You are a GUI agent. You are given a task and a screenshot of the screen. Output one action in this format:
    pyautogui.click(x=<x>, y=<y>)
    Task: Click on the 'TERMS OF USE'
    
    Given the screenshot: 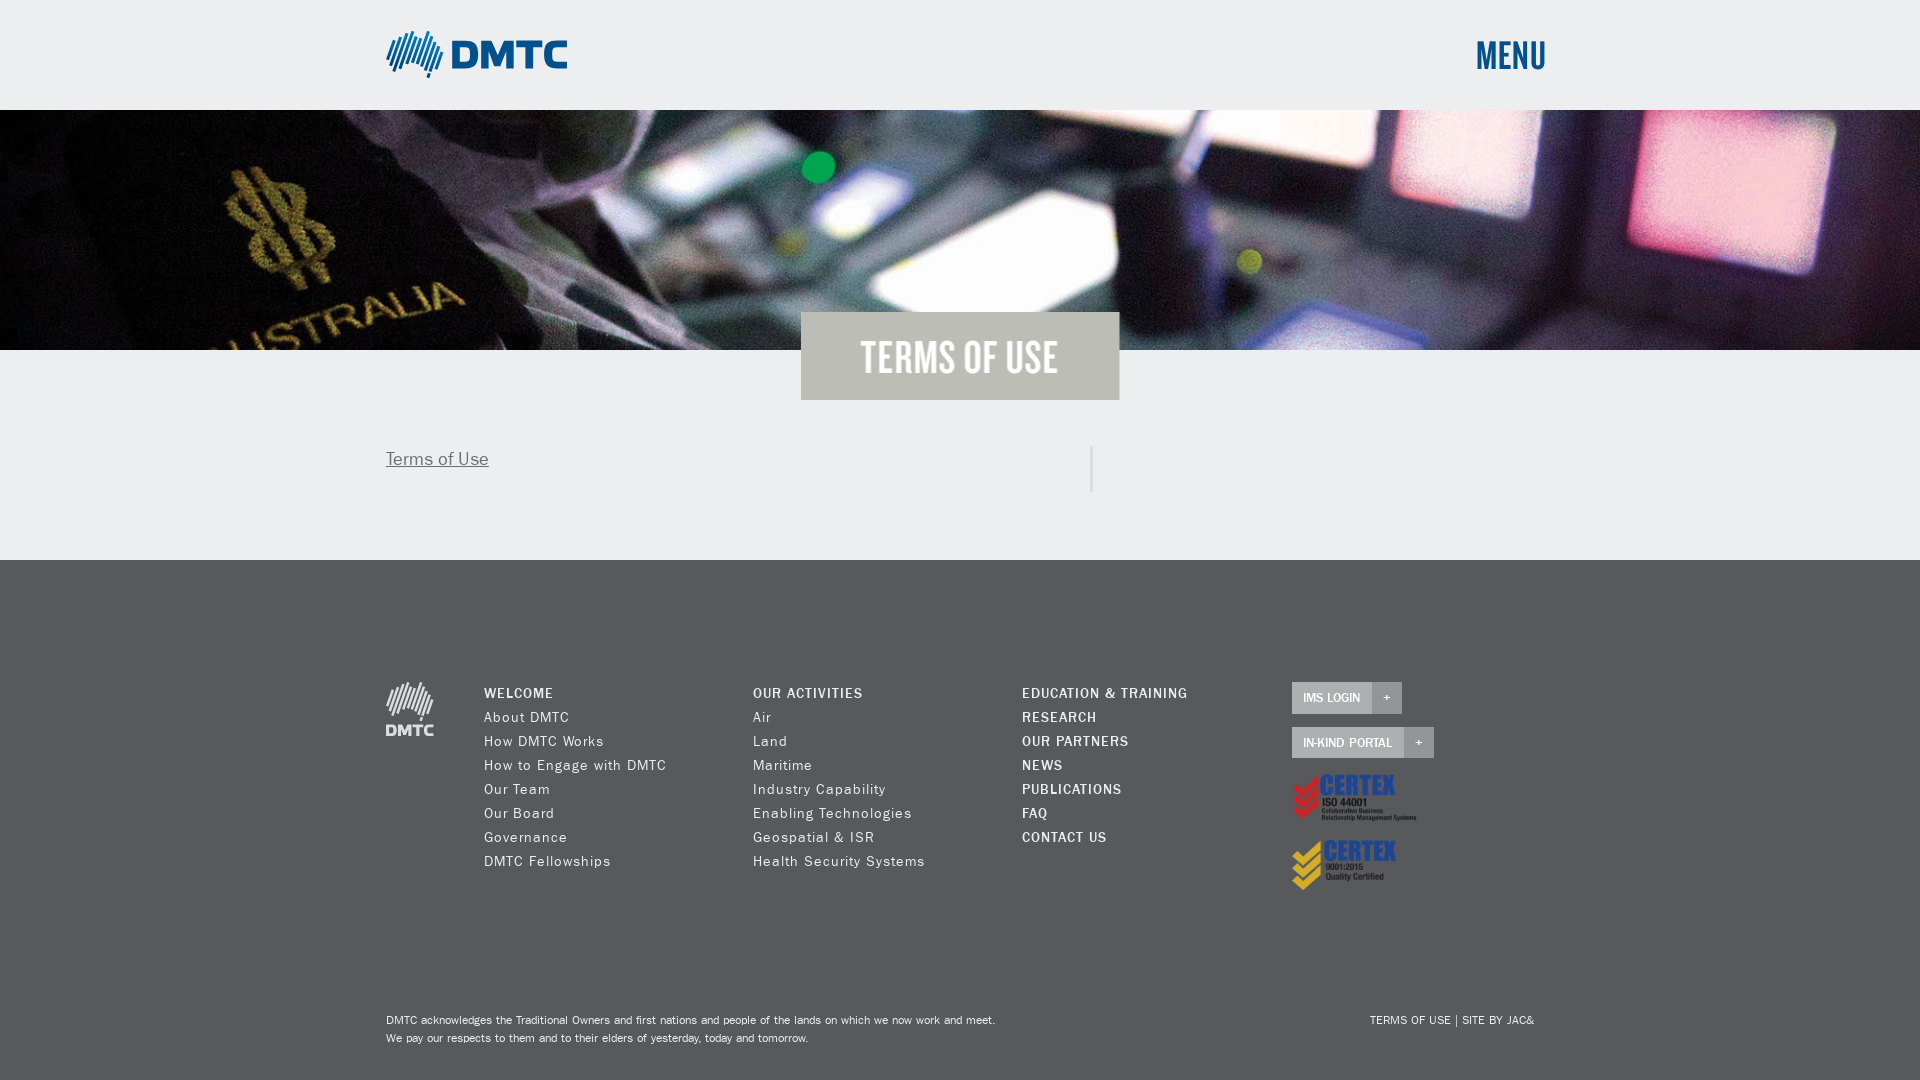 What is the action you would take?
    pyautogui.click(x=1409, y=1021)
    